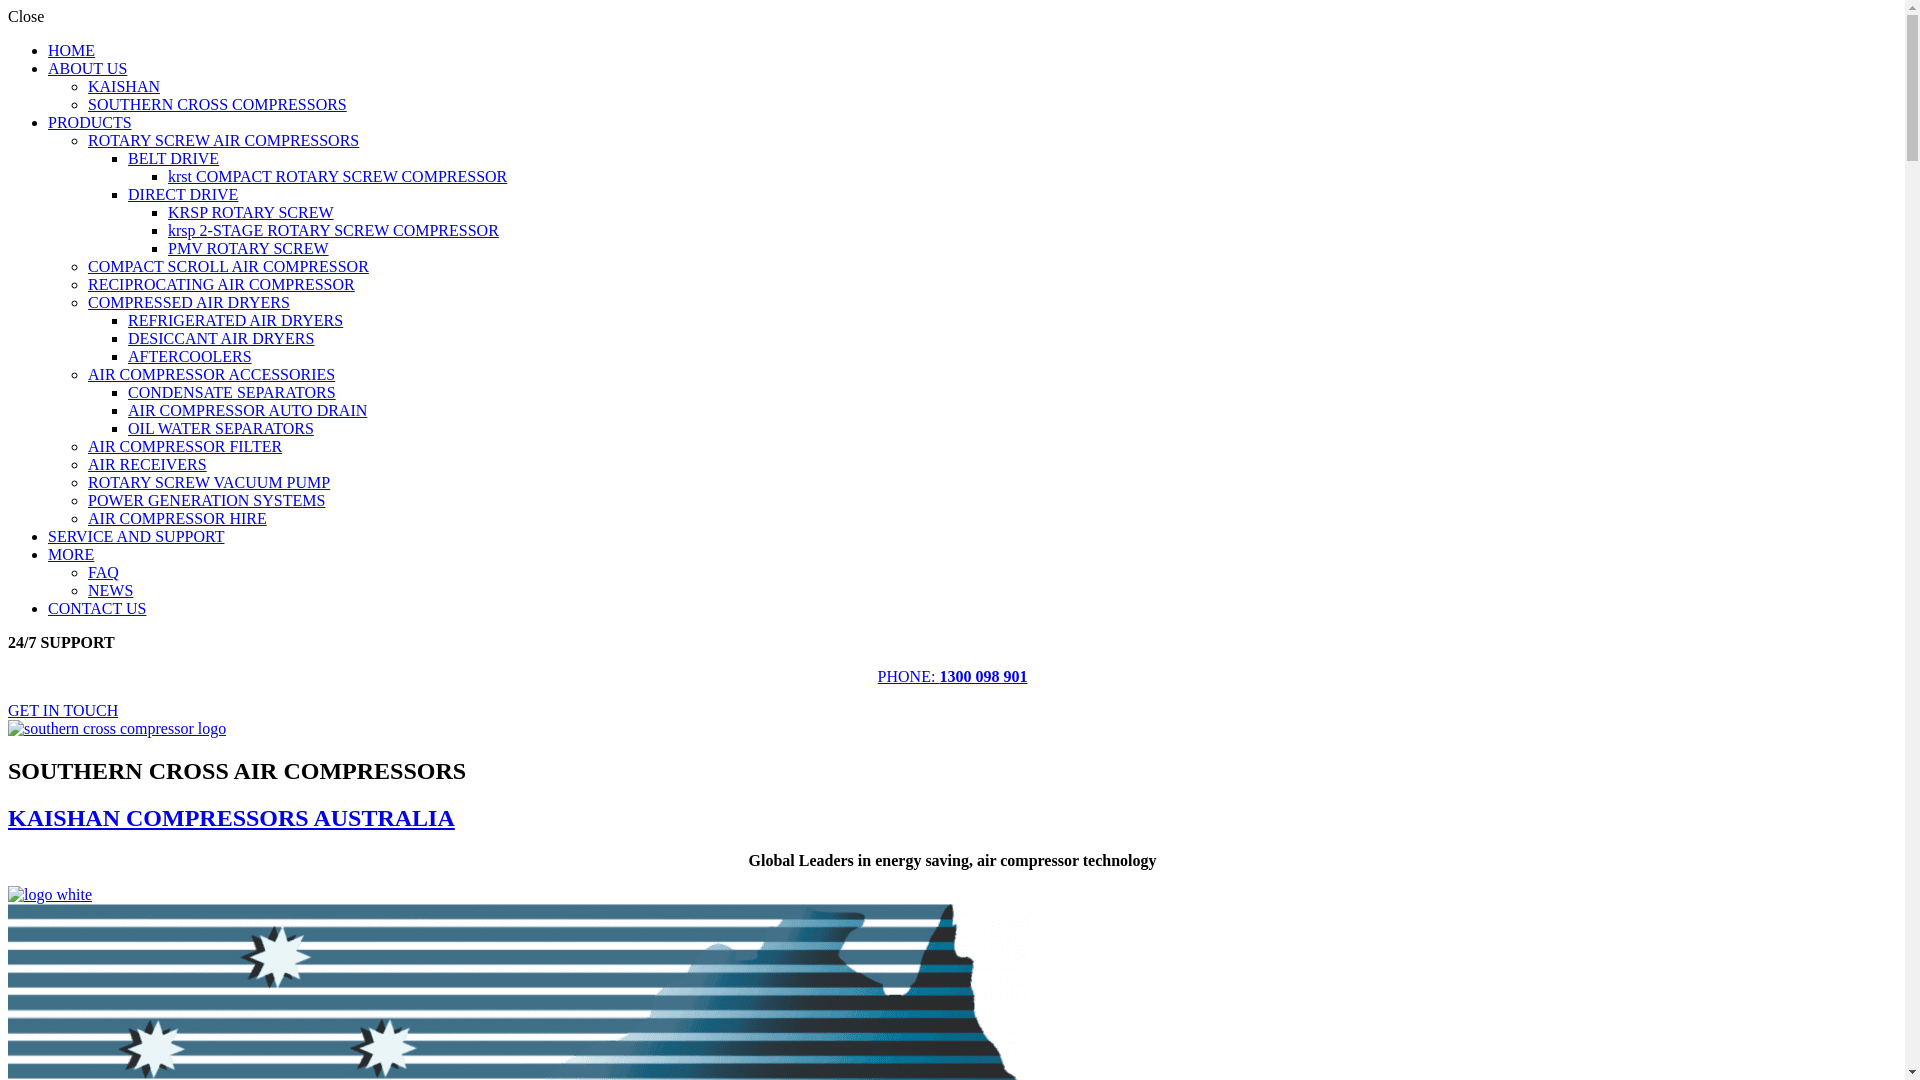 The height and width of the screenshot is (1080, 1920). What do you see at coordinates (86, 589) in the screenshot?
I see `'NEWS'` at bounding box center [86, 589].